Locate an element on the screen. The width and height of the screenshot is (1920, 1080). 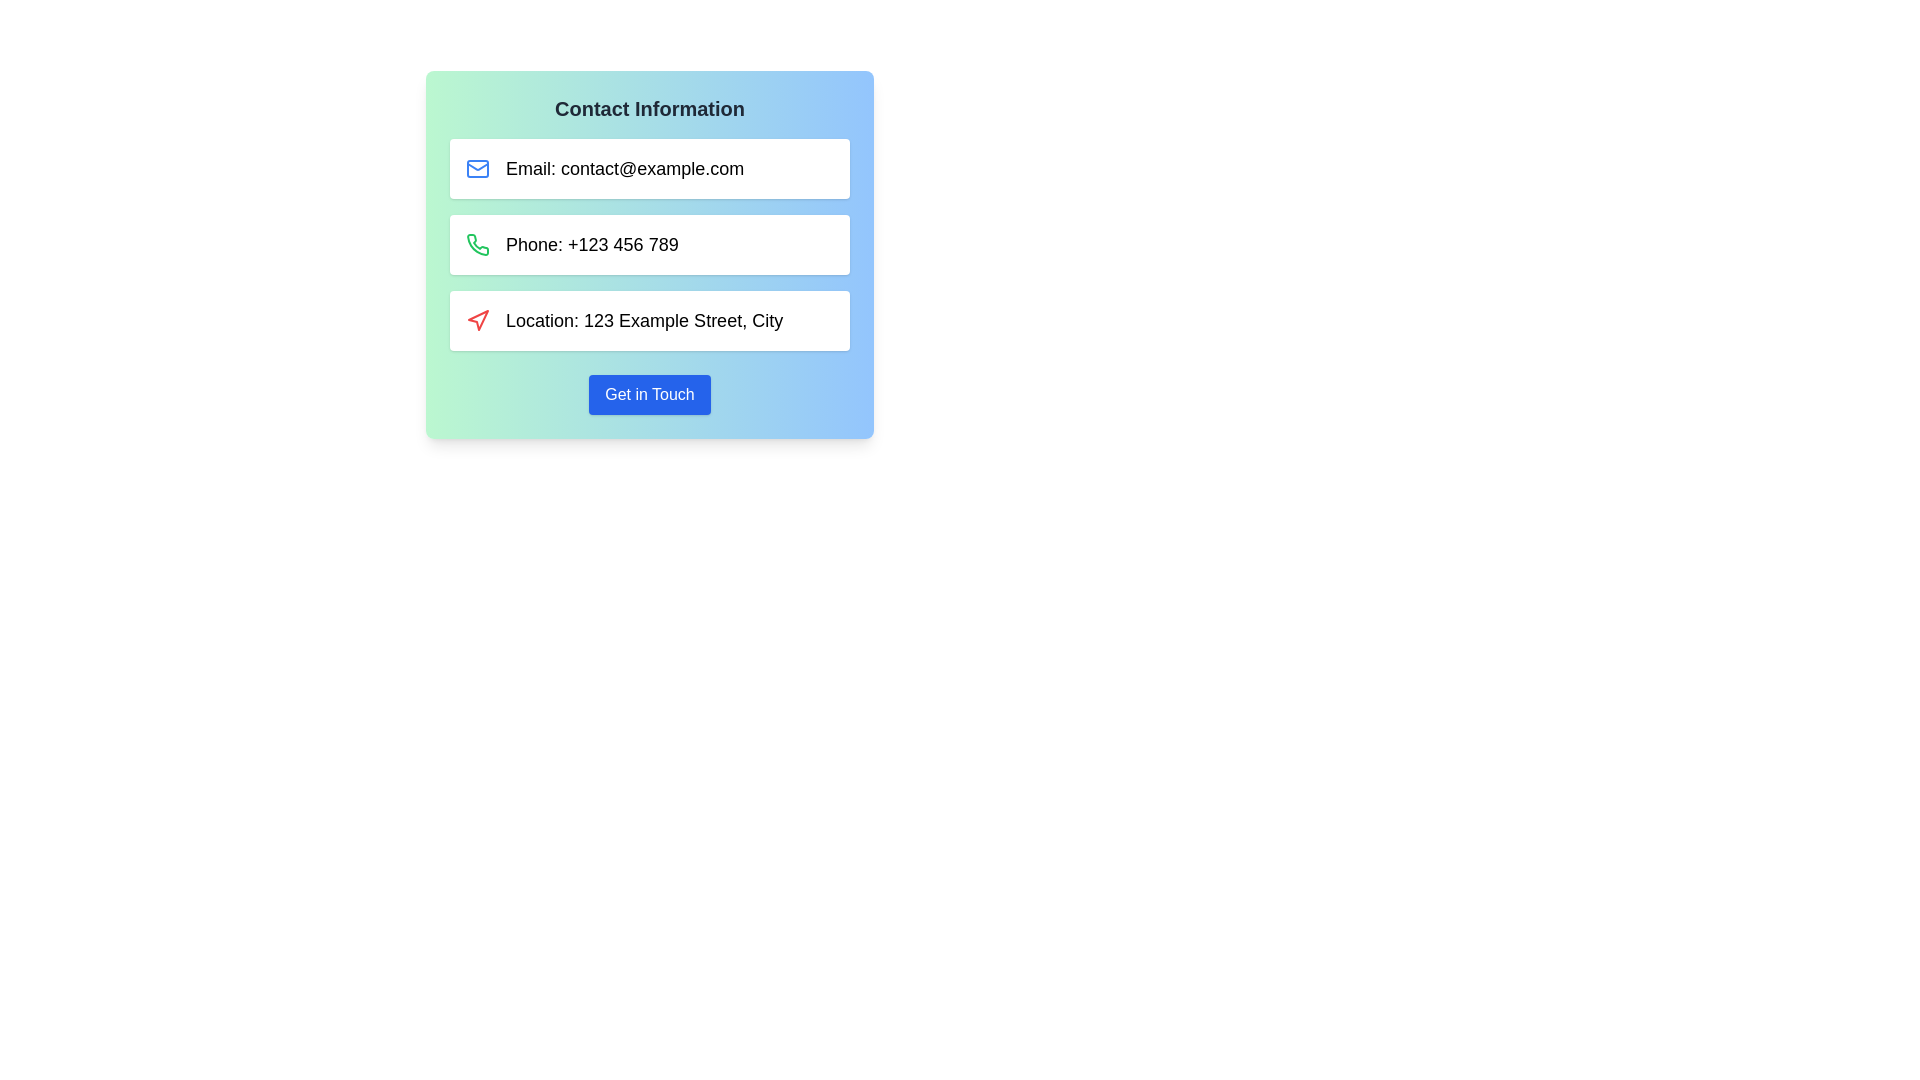
the phone icon with a green outline located in the 'Contact Information' section, positioned to the left of the label 'Phone: +123 456 789' is located at coordinates (477, 244).